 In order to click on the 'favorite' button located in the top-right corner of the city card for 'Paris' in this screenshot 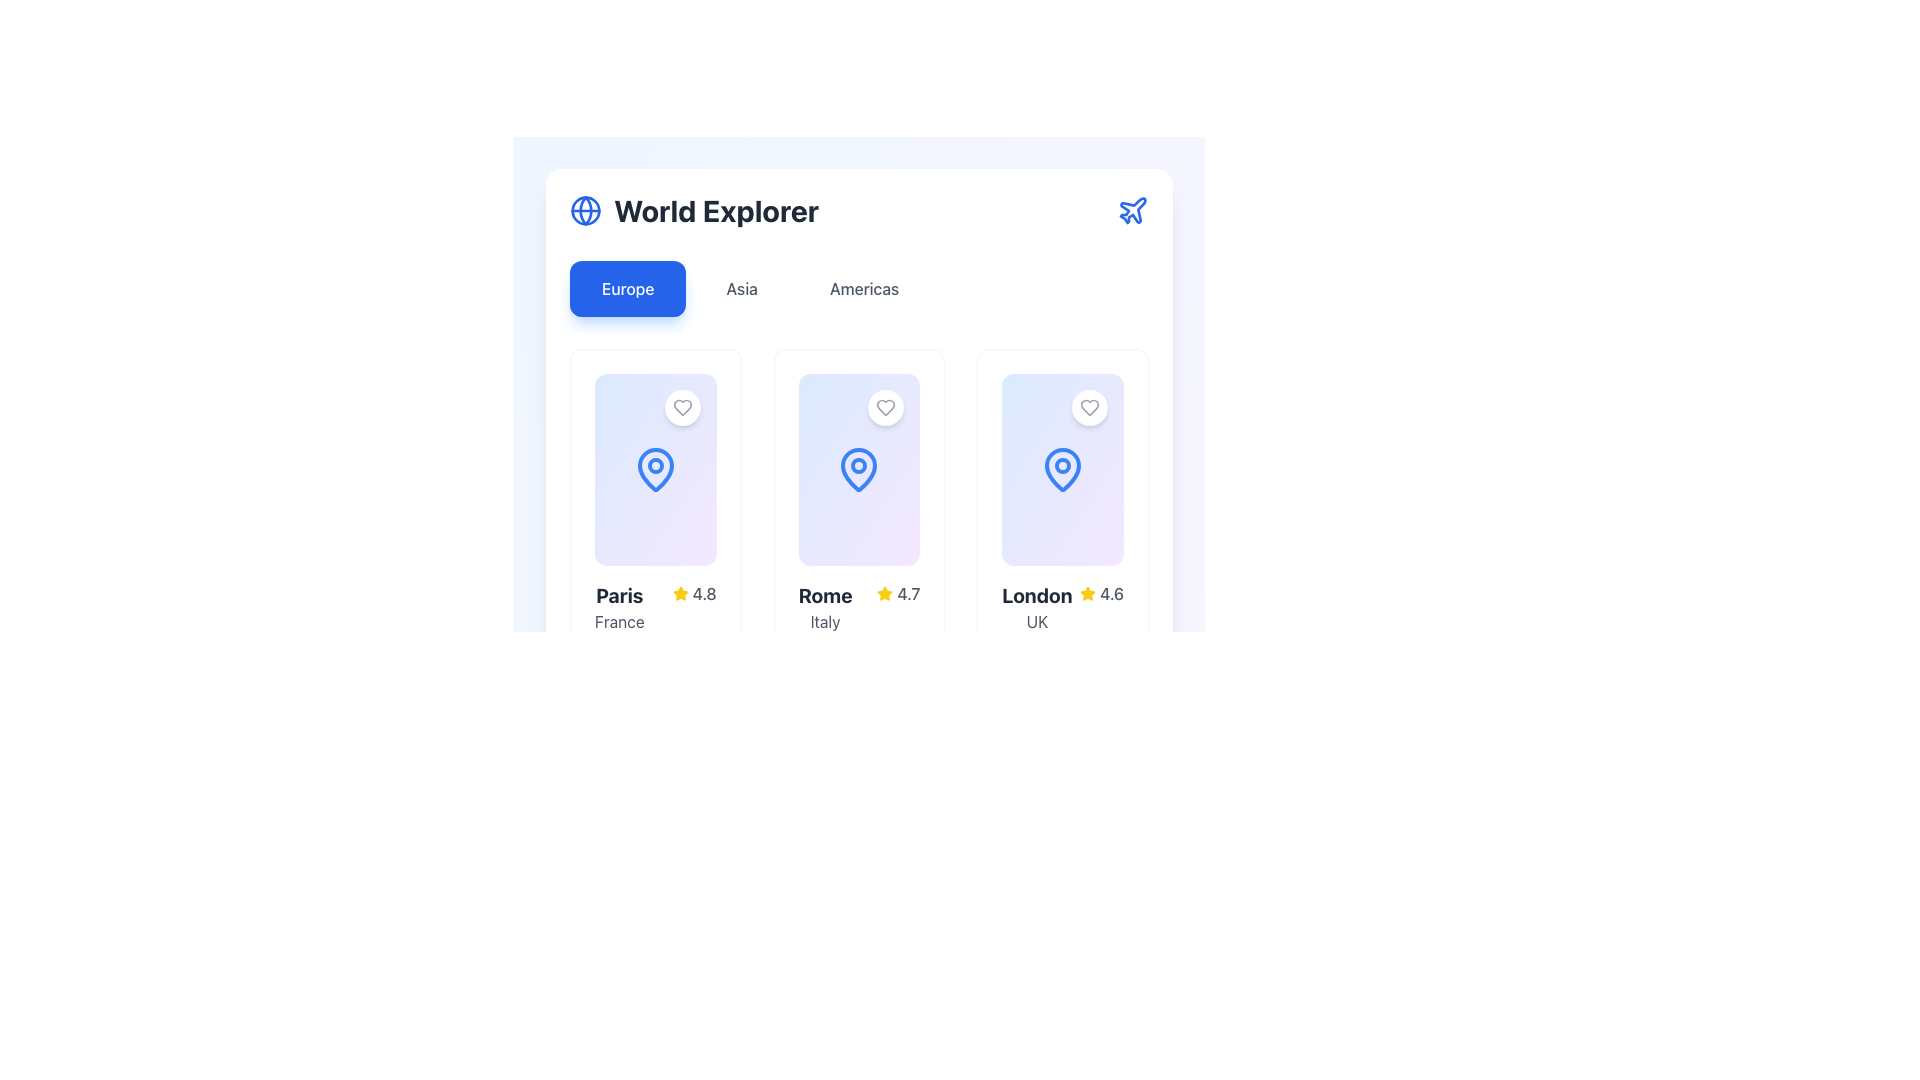, I will do `click(682, 407)`.